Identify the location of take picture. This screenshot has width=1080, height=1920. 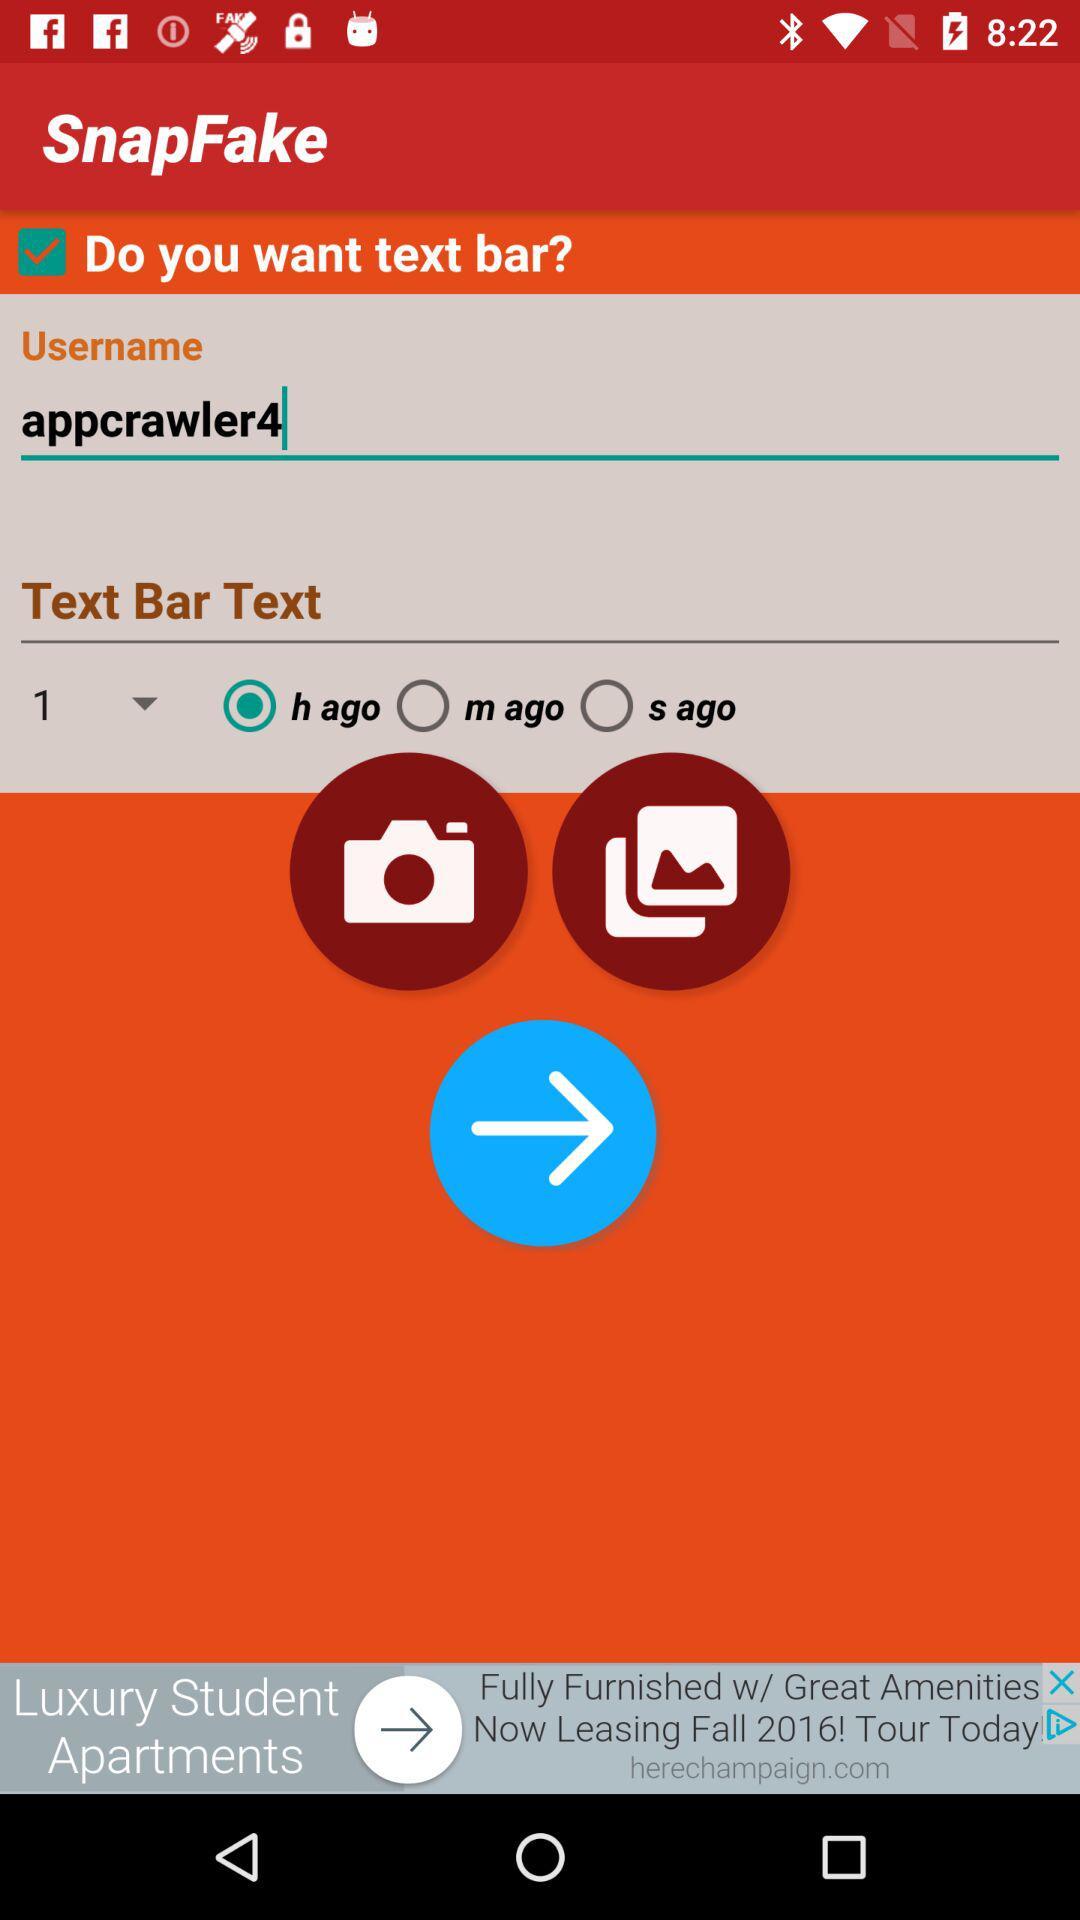
(407, 871).